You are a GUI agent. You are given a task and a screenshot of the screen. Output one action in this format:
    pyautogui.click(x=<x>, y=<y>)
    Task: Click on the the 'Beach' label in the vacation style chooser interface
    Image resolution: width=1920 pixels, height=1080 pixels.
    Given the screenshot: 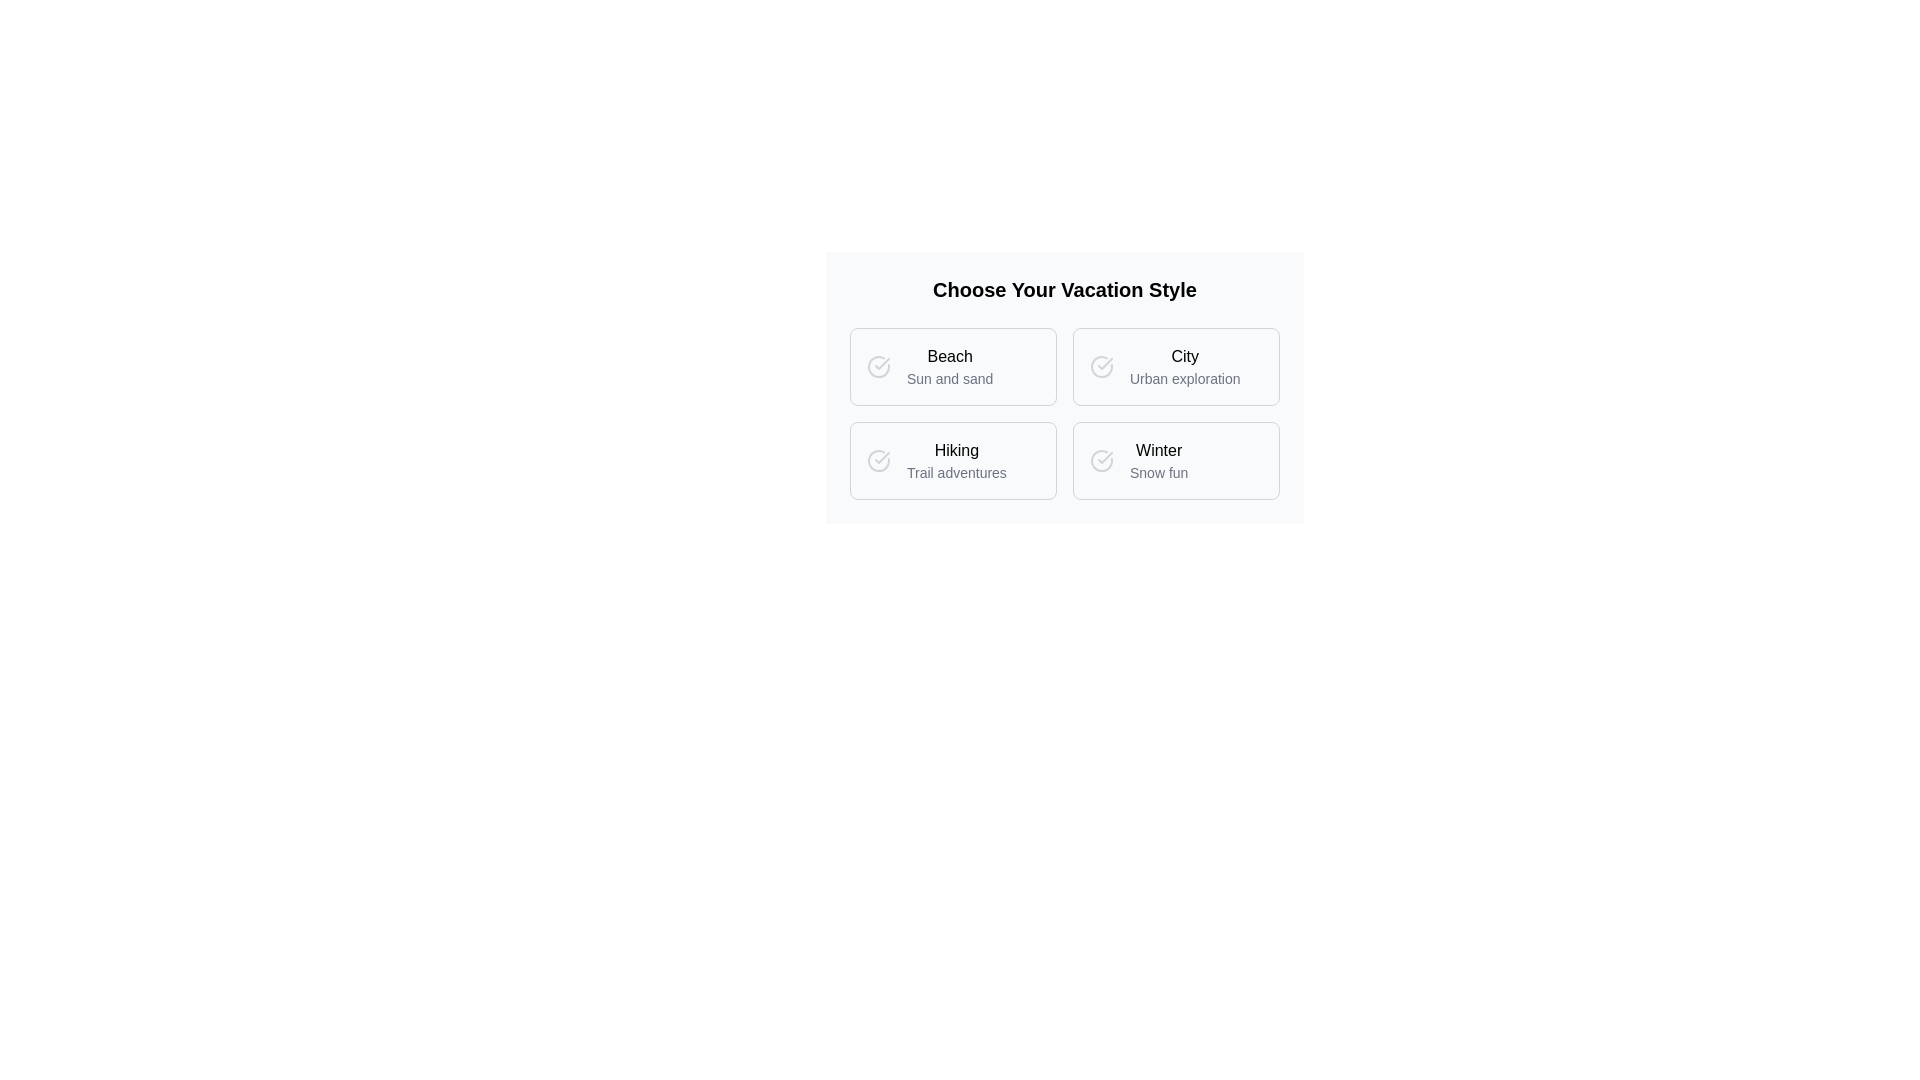 What is the action you would take?
    pyautogui.click(x=949, y=356)
    